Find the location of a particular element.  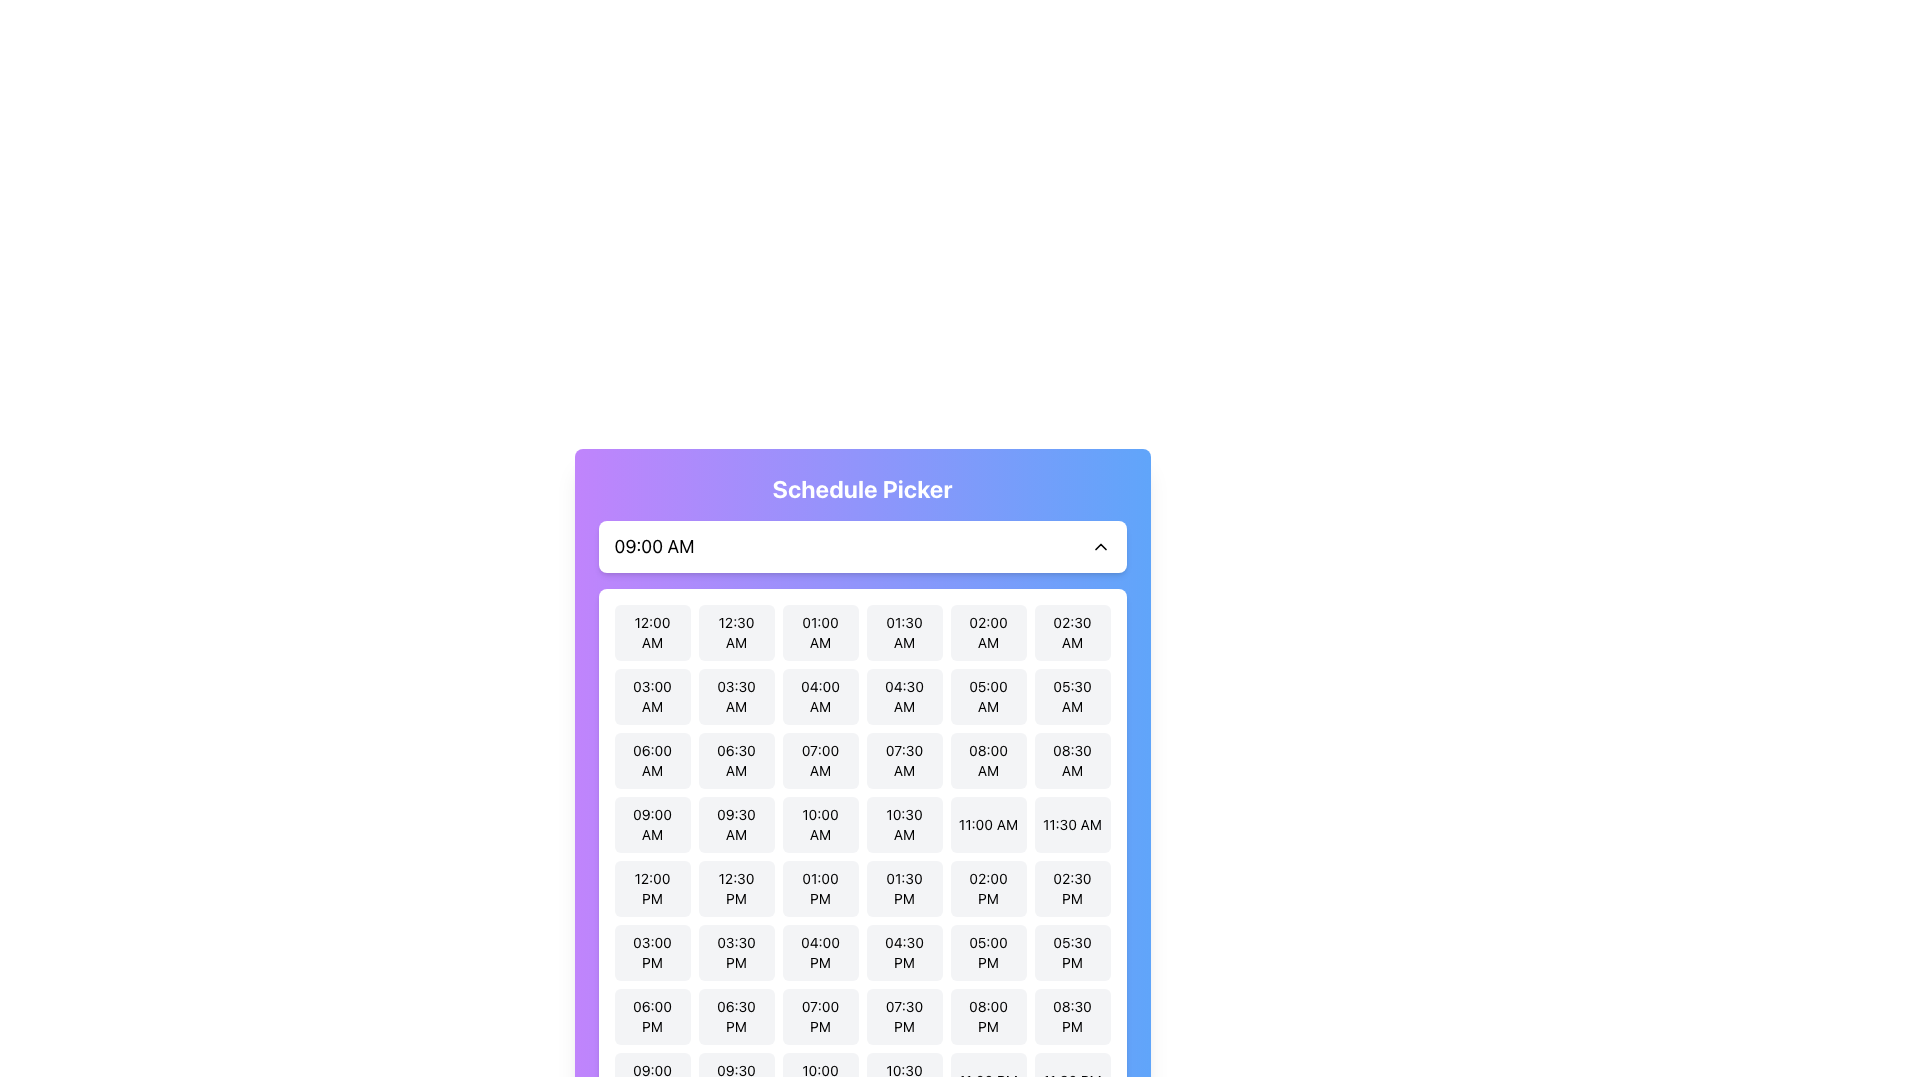

the button that allows users to select the 01:00 PM time slot in the schedule picker is located at coordinates (820, 887).